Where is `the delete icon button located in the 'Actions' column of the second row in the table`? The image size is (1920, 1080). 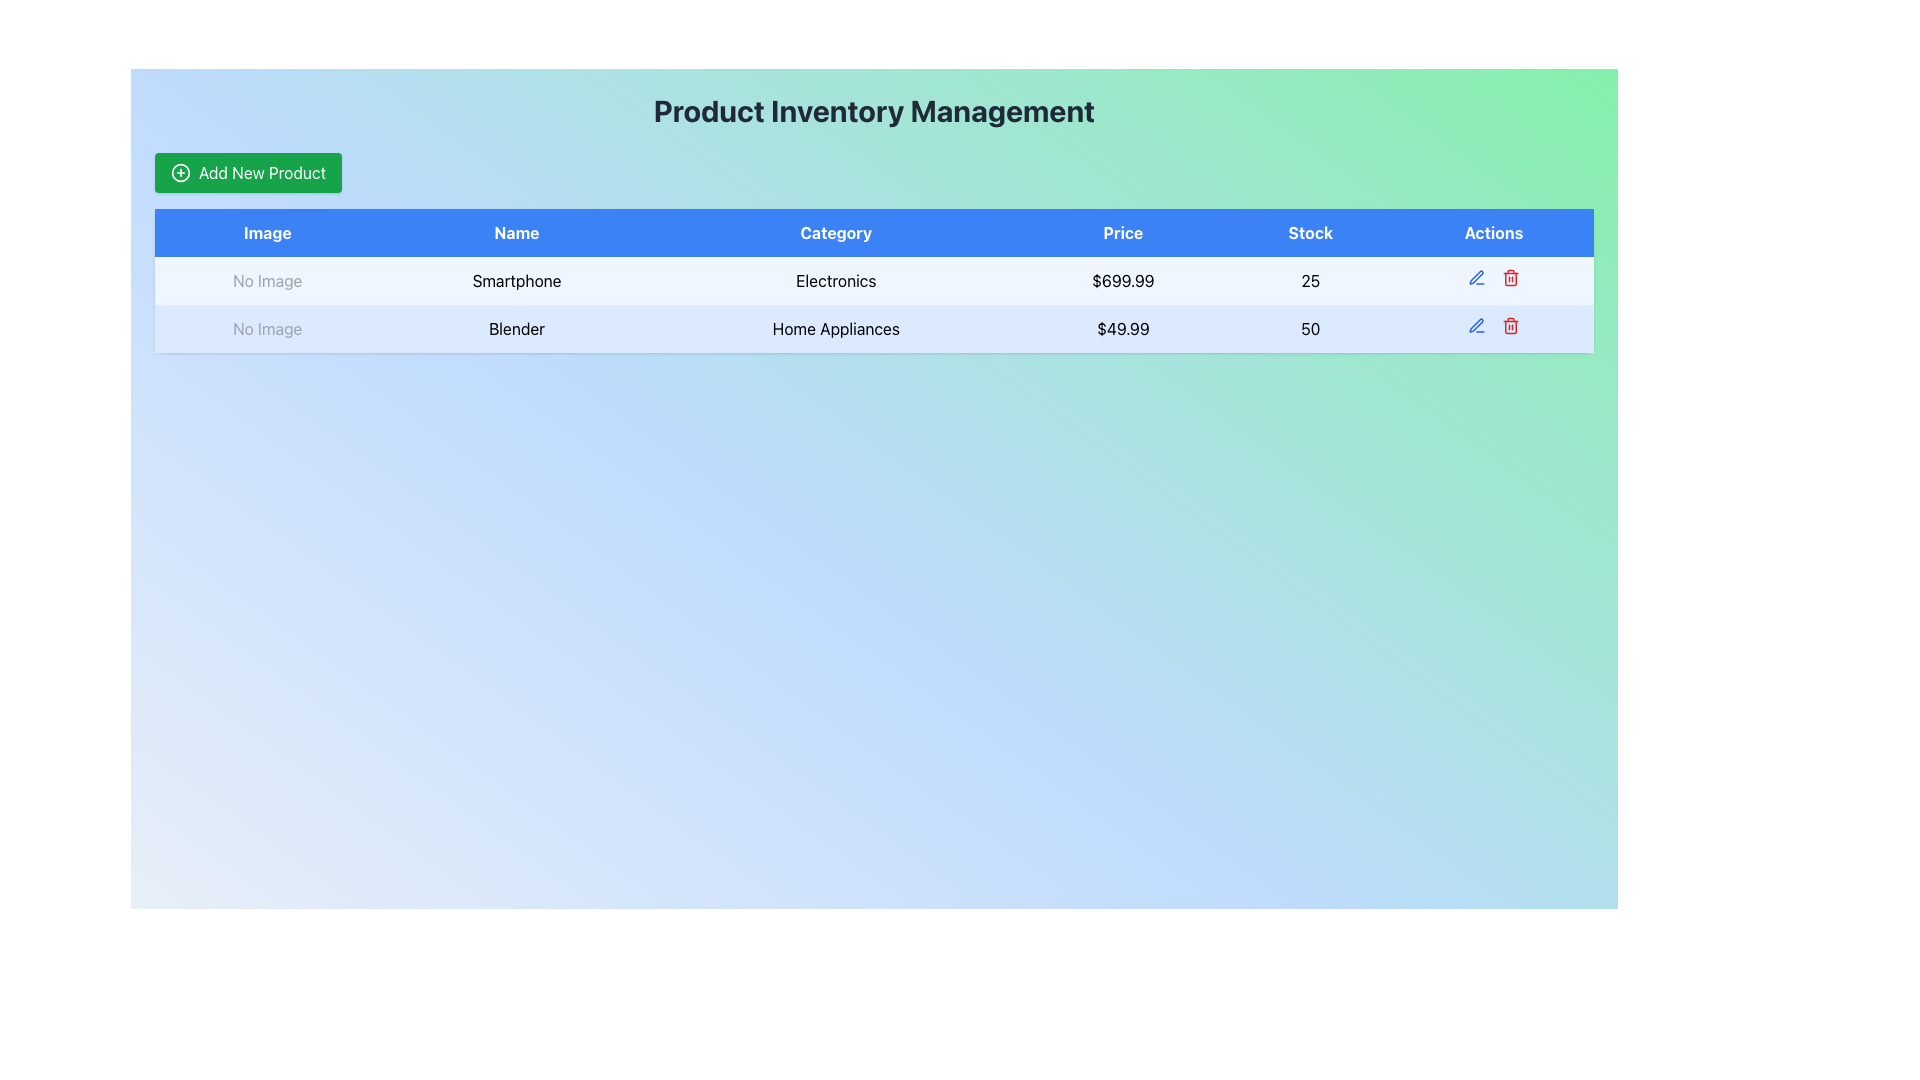
the delete icon button located in the 'Actions' column of the second row in the table is located at coordinates (1511, 277).